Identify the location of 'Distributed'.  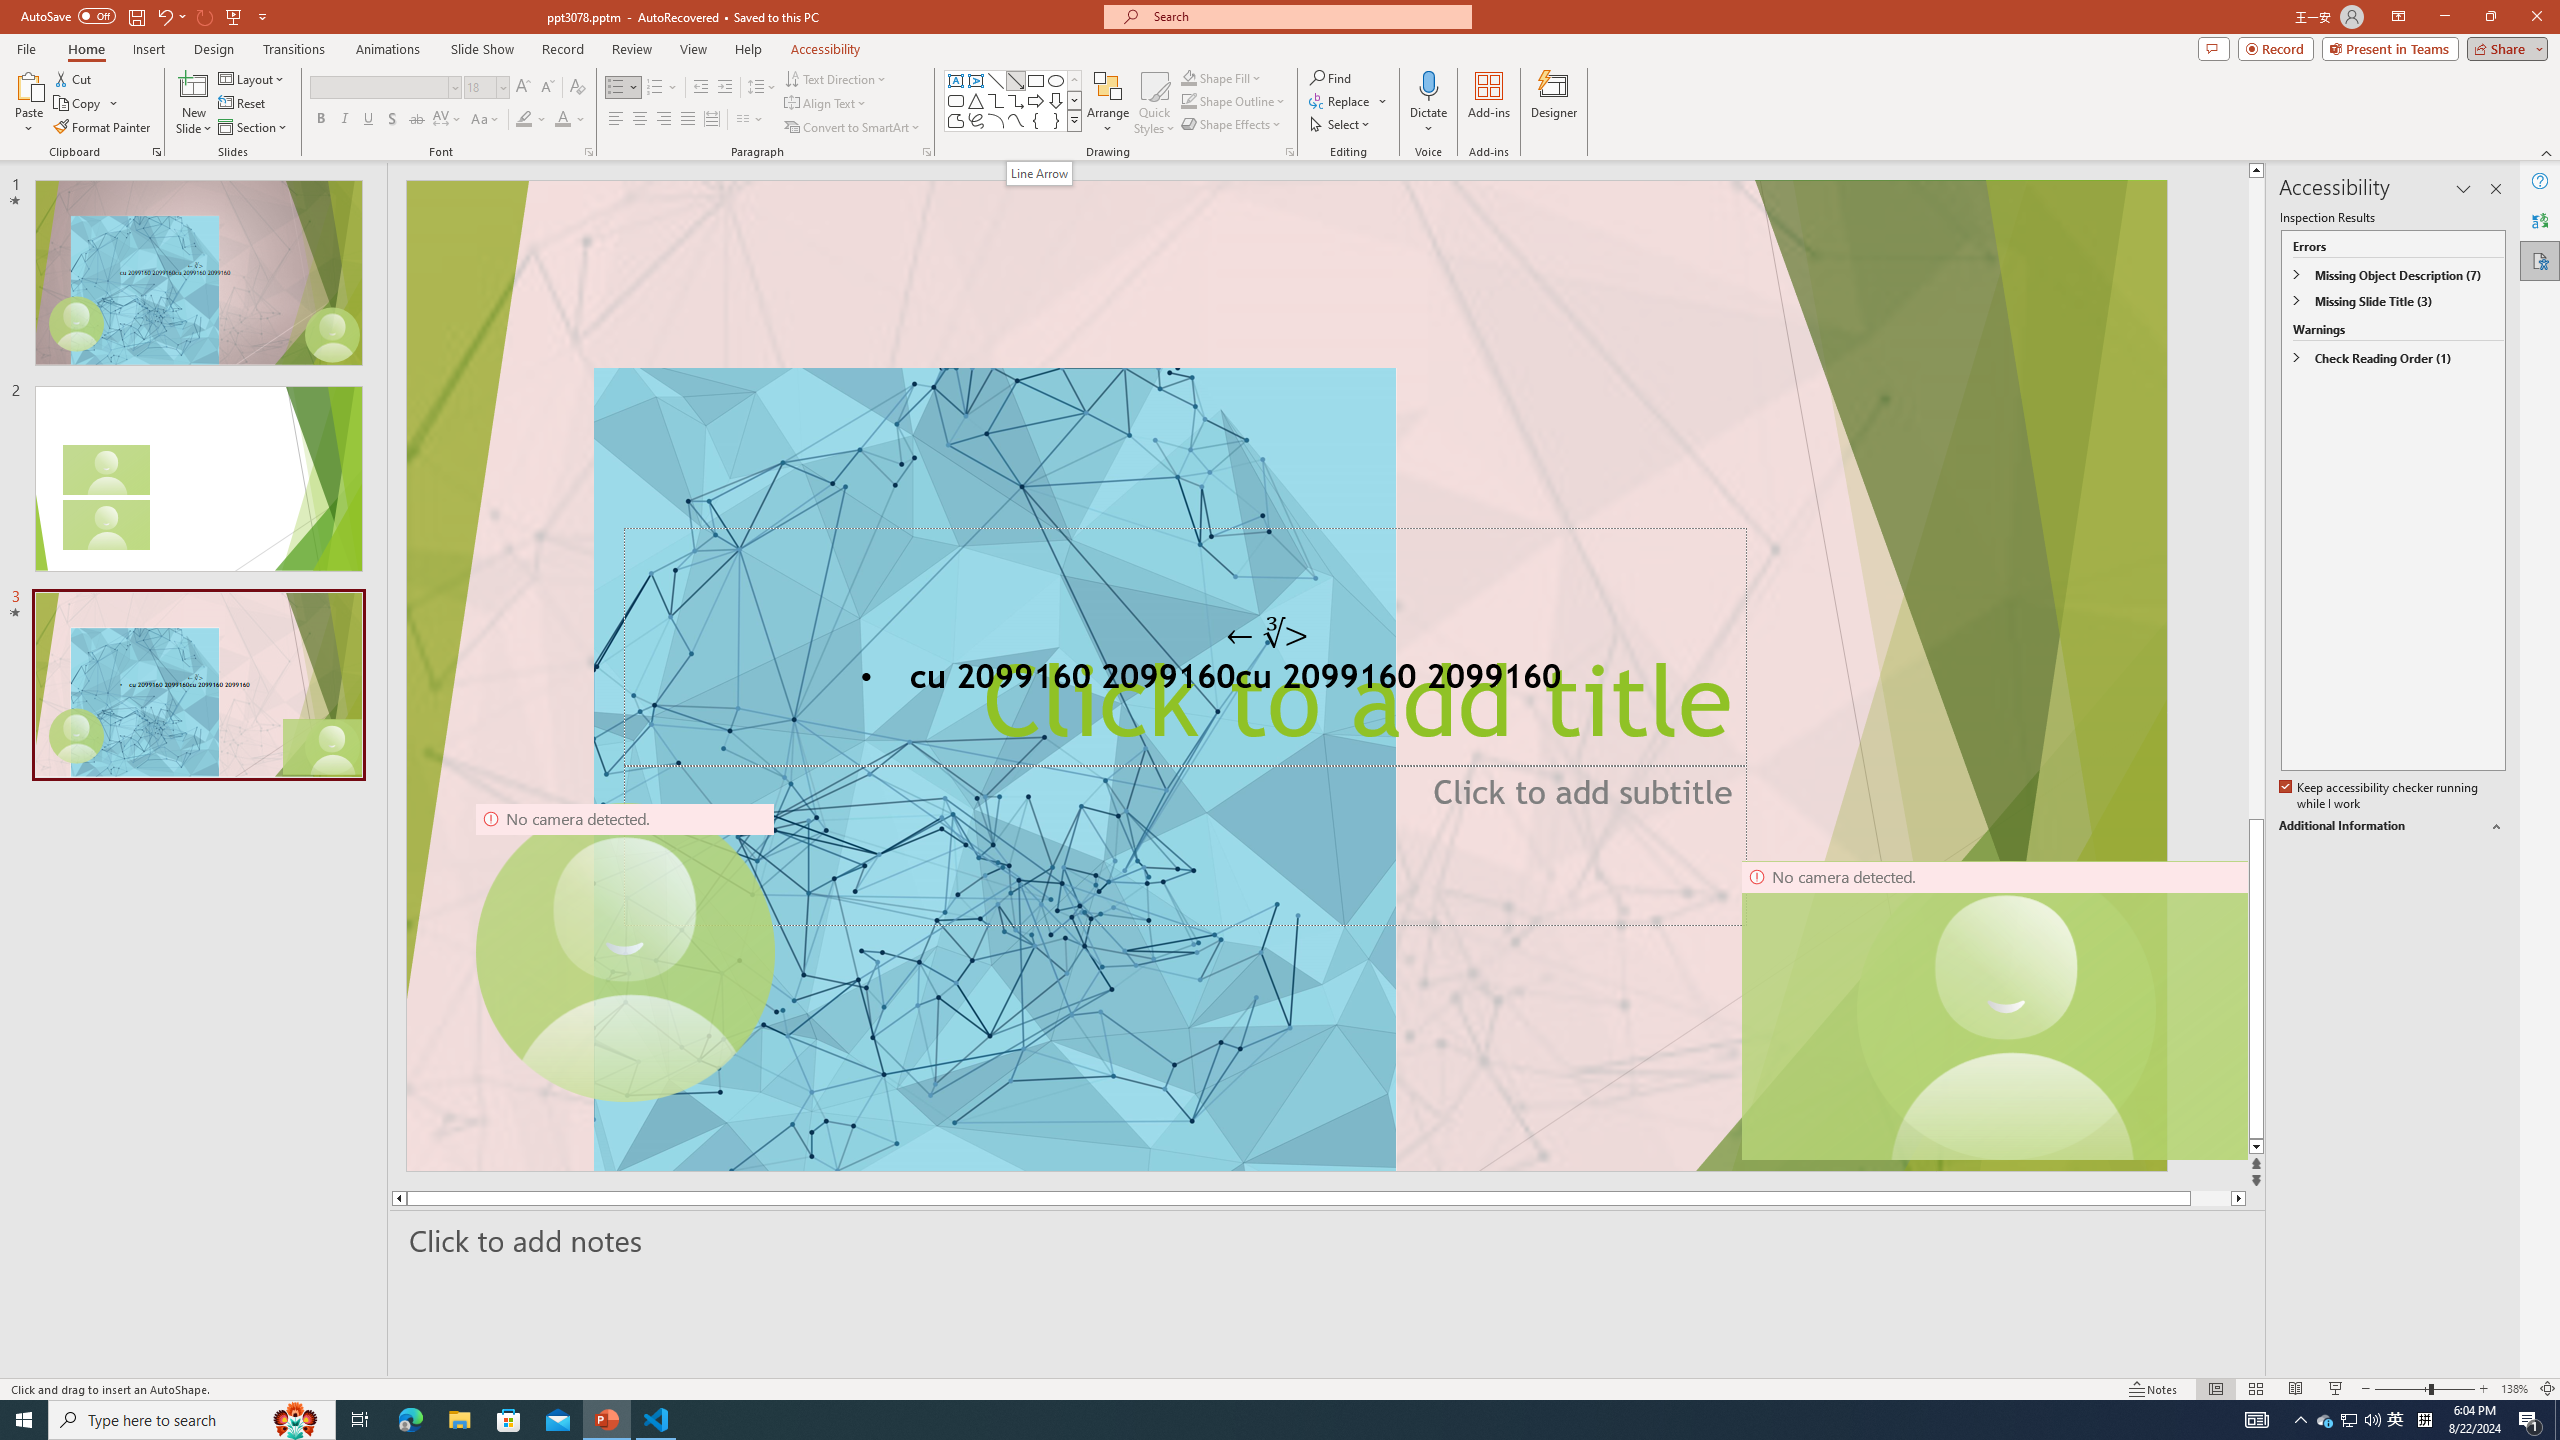
(710, 118).